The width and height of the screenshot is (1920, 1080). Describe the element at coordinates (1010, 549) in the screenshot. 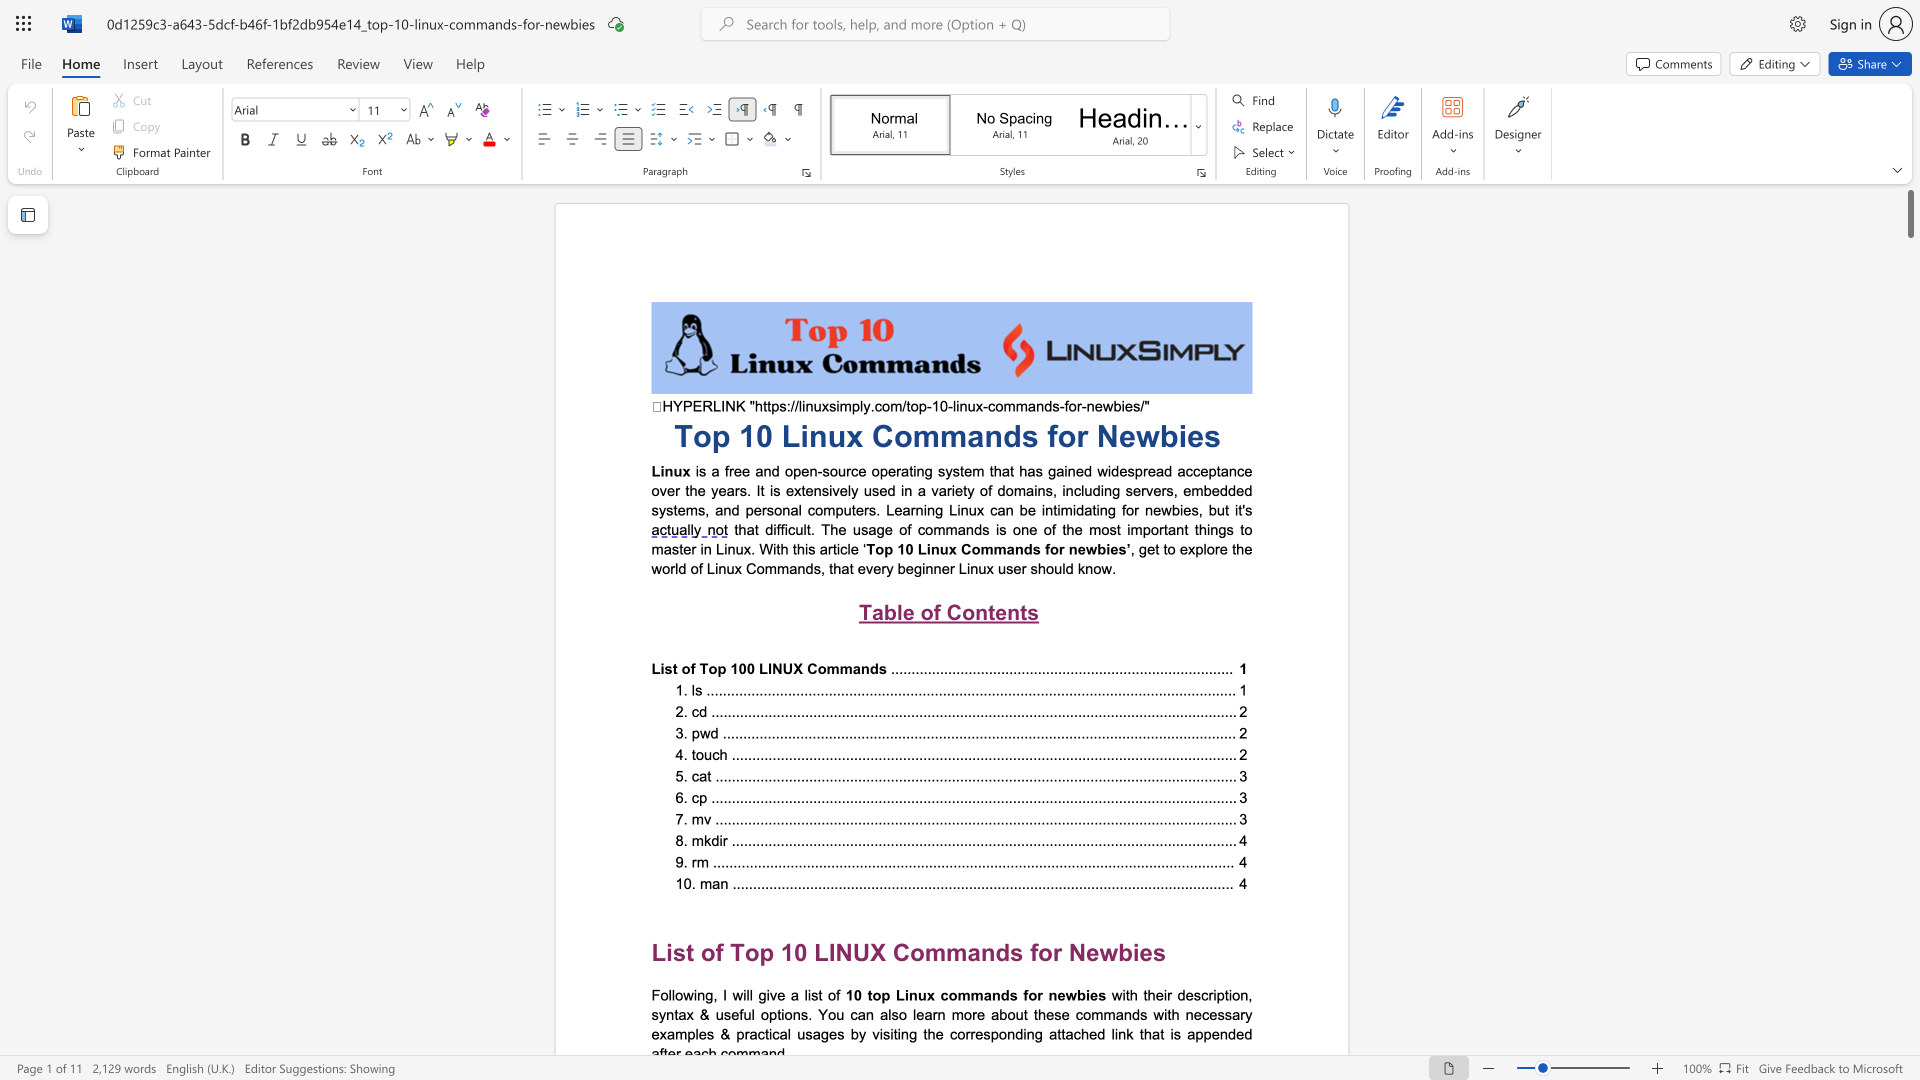

I see `the 1th character "a" in the text` at that location.